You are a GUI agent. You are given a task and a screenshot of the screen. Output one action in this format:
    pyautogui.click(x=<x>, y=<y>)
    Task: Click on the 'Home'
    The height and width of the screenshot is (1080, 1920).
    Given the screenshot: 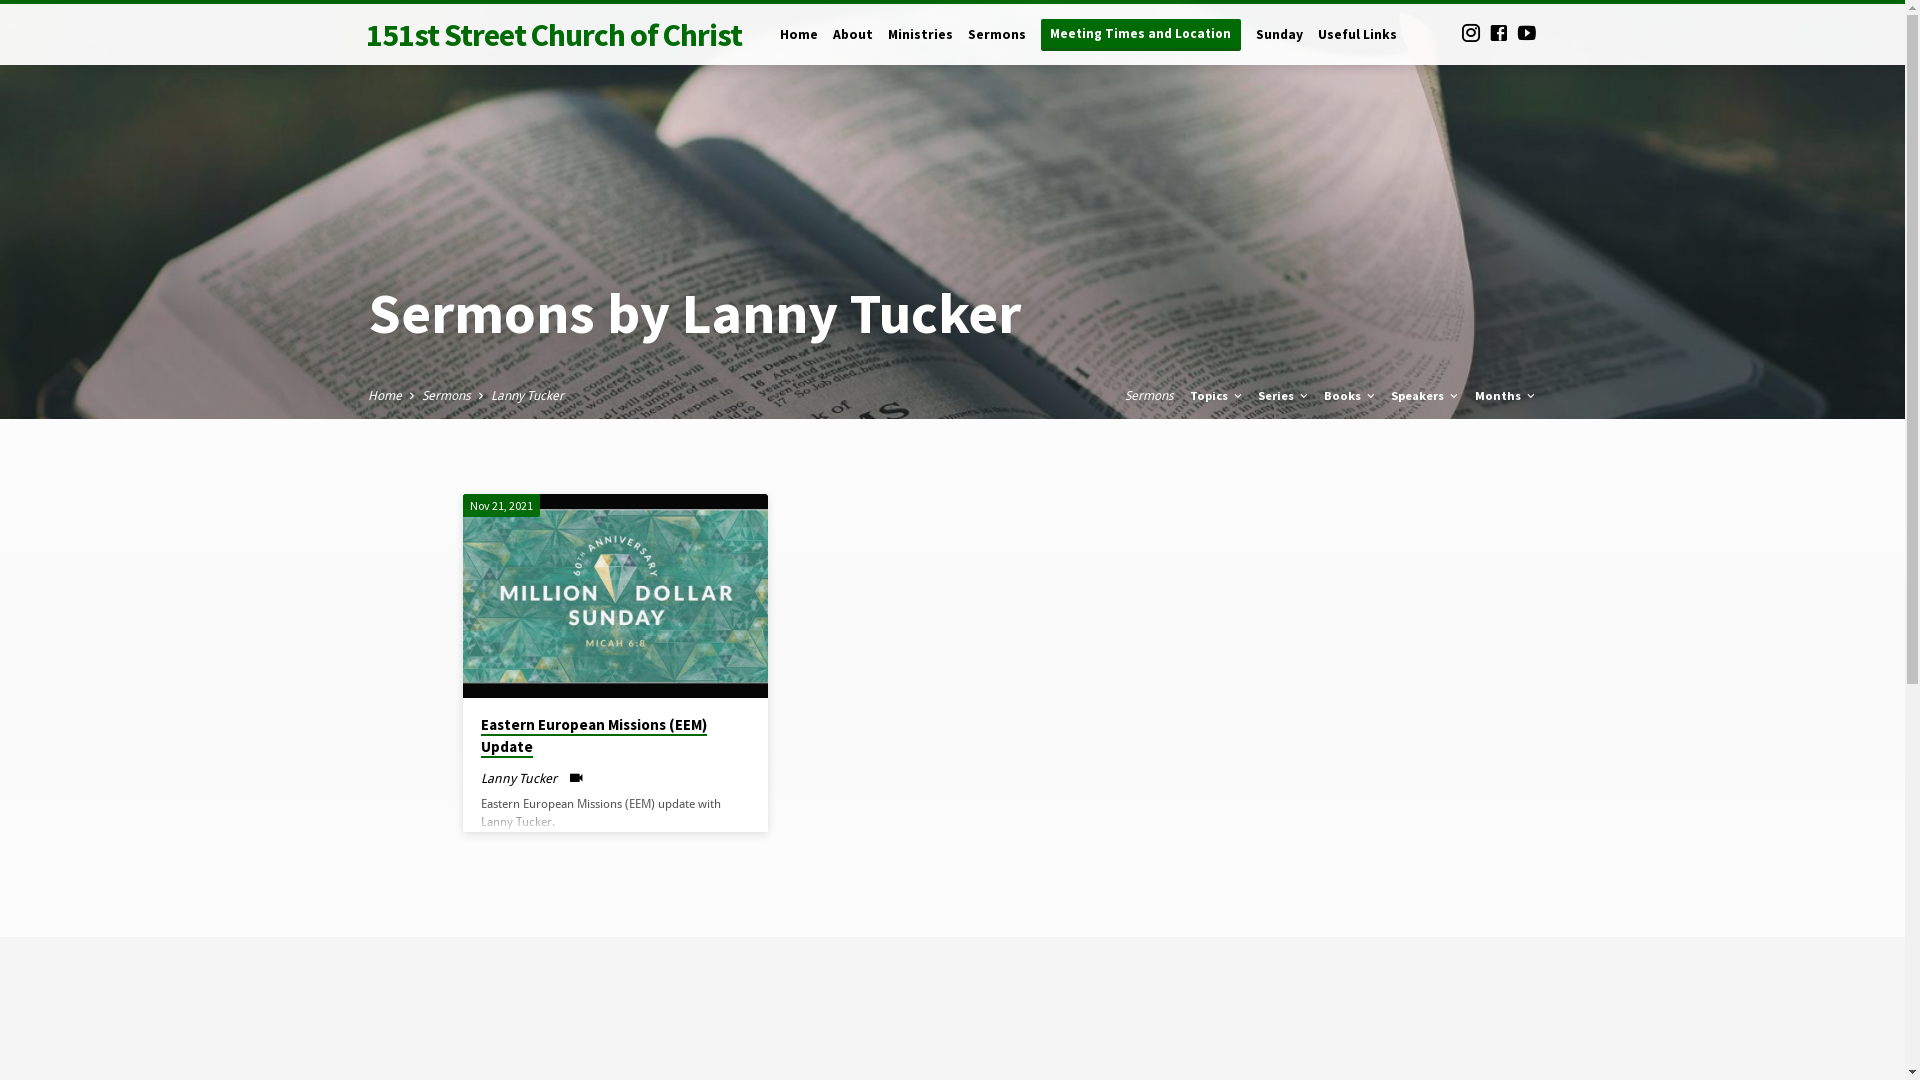 What is the action you would take?
    pyautogui.click(x=778, y=46)
    